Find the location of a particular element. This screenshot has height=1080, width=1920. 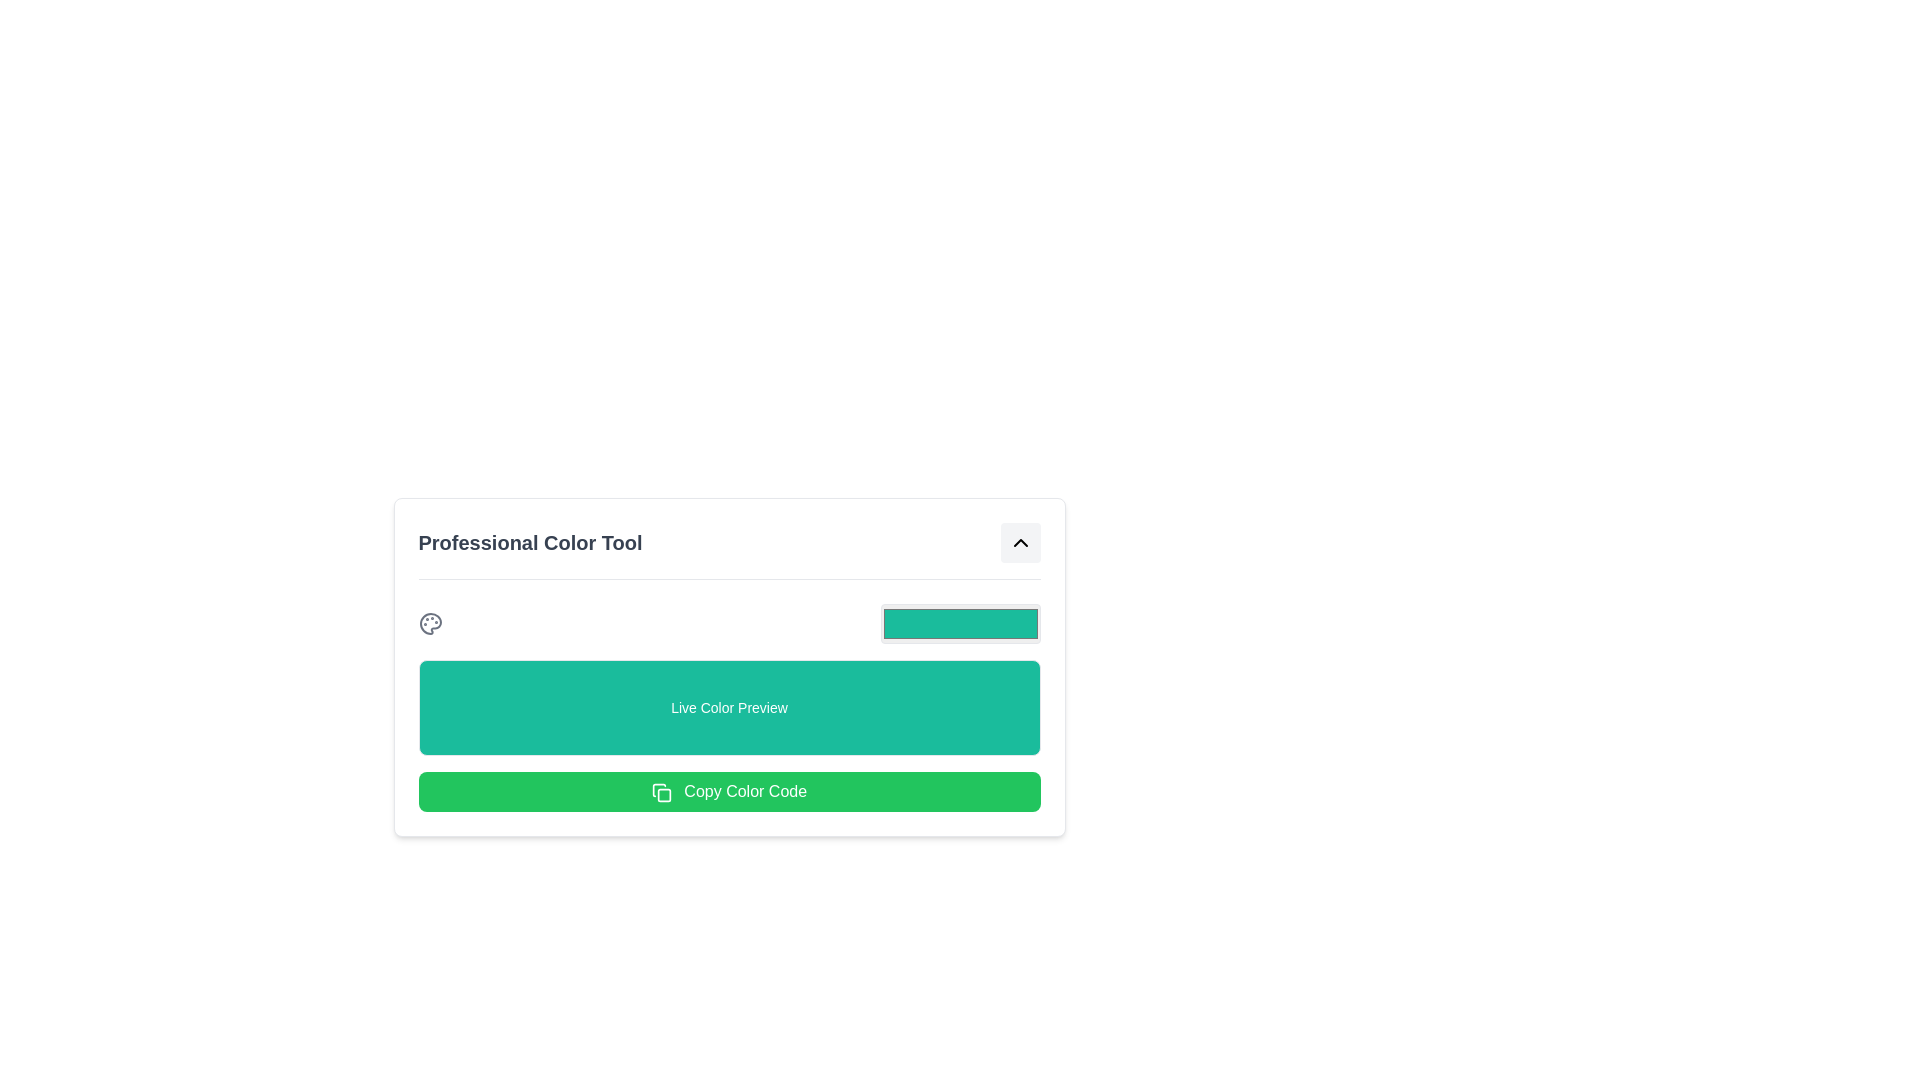

the small rectangular button with rounded corners and a light gray background that contains an upward-pointing chevron icon, located in the top-right corner of the 'Professional Color Tool' section is located at coordinates (1020, 543).